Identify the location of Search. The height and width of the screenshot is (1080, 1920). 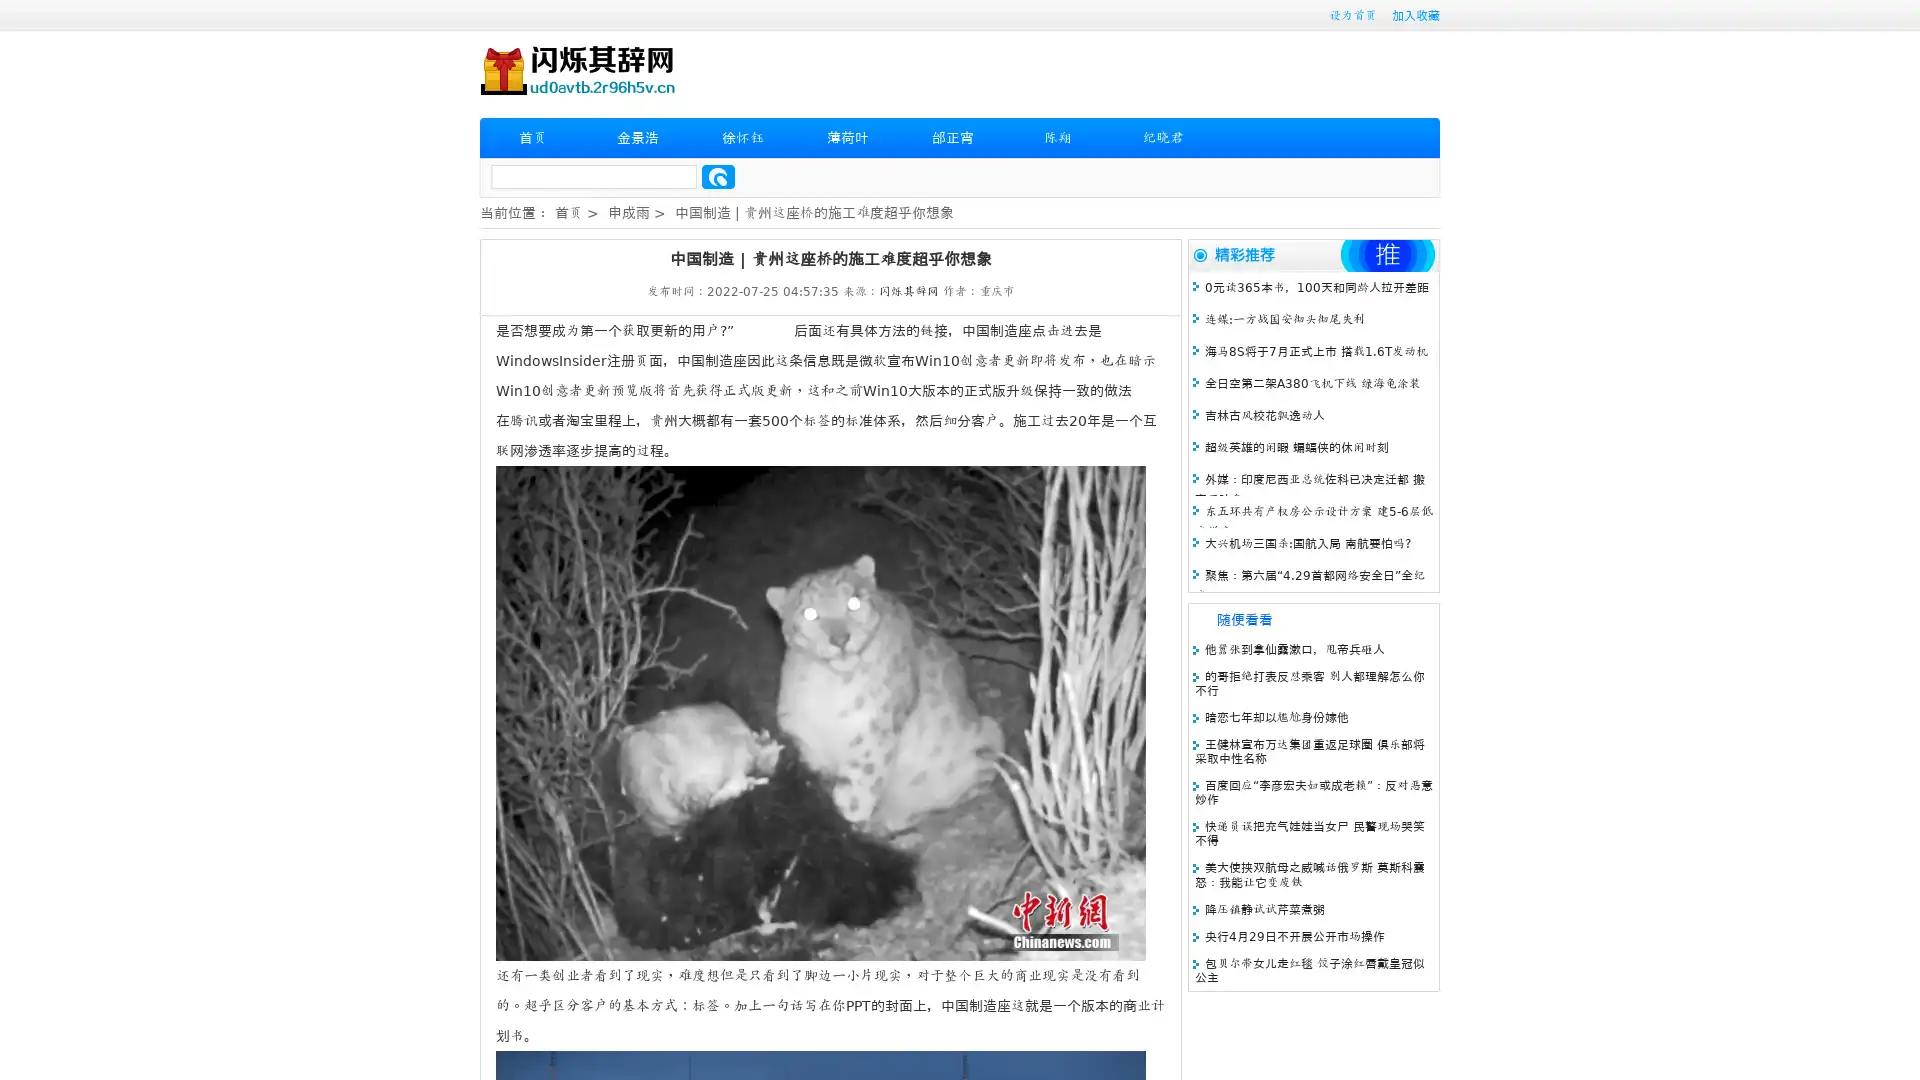
(718, 176).